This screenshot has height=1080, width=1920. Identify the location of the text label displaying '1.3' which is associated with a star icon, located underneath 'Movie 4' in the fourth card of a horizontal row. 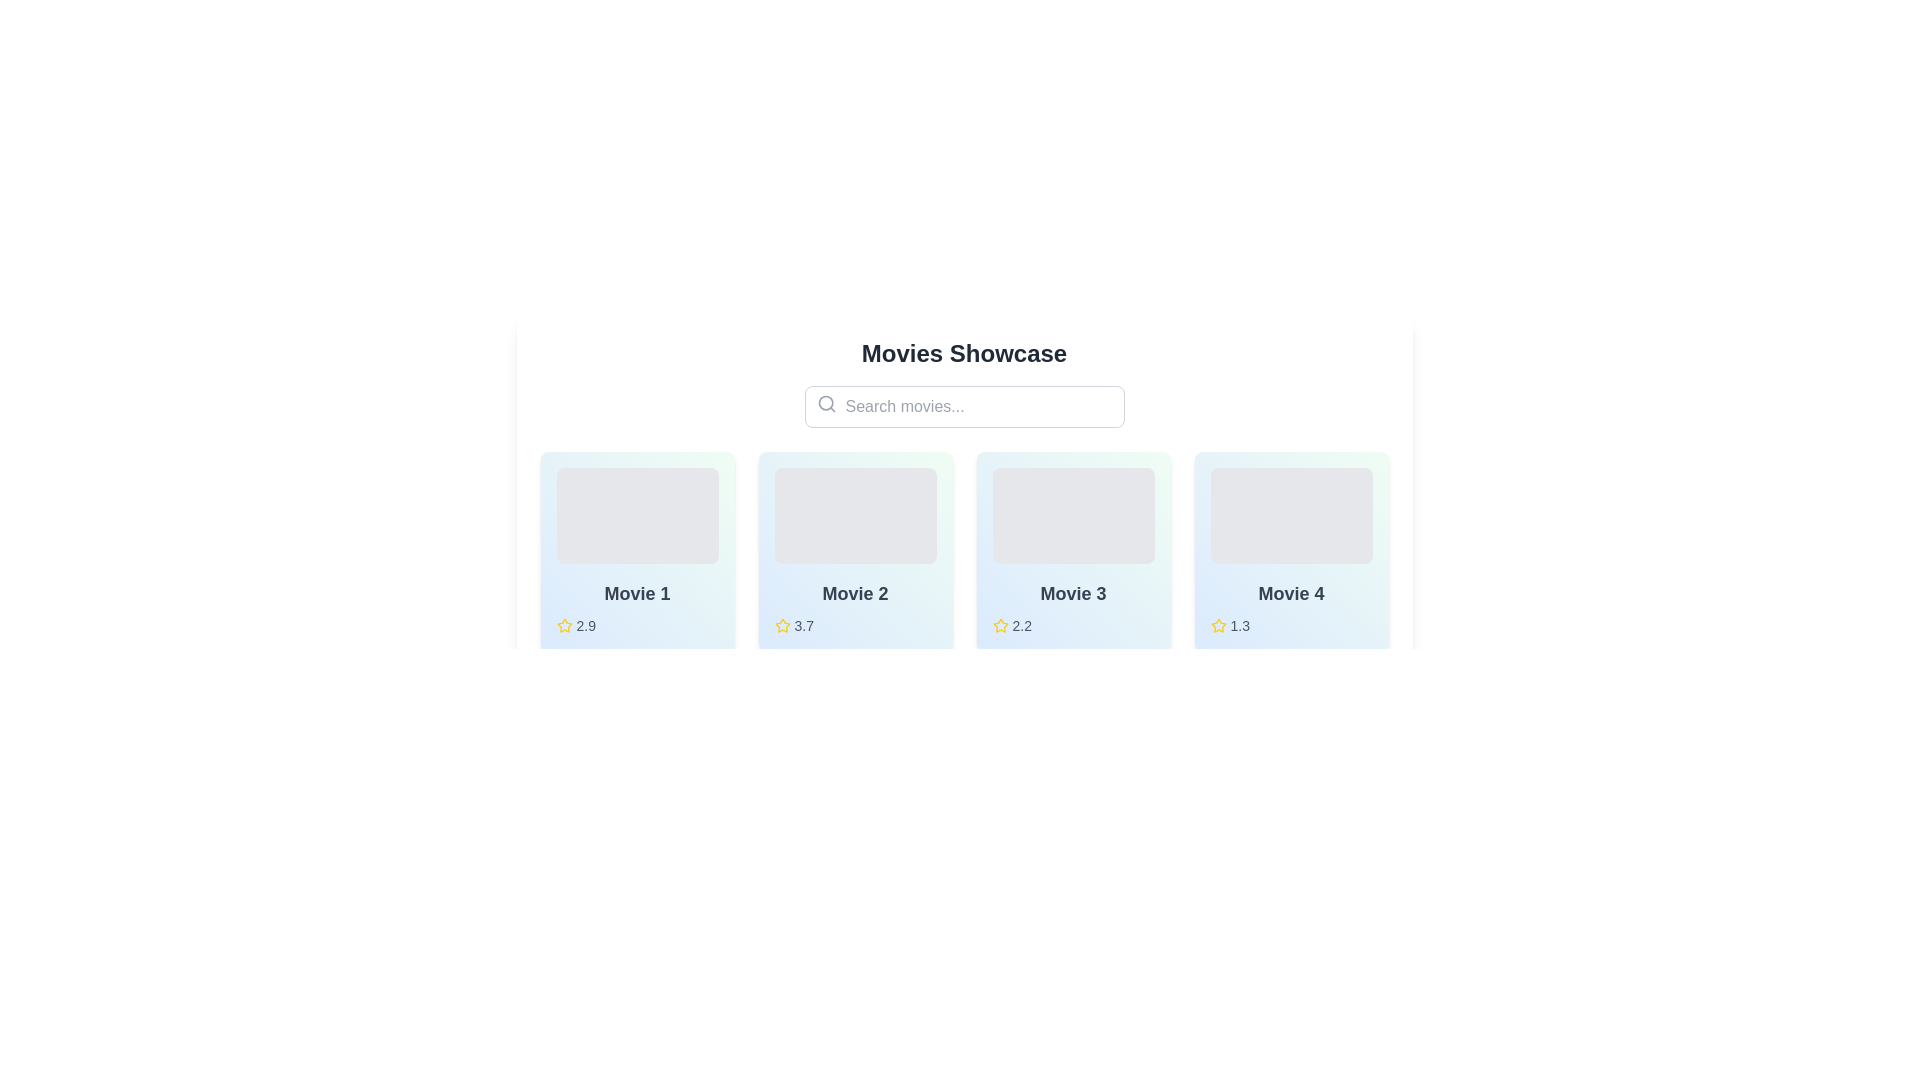
(1239, 624).